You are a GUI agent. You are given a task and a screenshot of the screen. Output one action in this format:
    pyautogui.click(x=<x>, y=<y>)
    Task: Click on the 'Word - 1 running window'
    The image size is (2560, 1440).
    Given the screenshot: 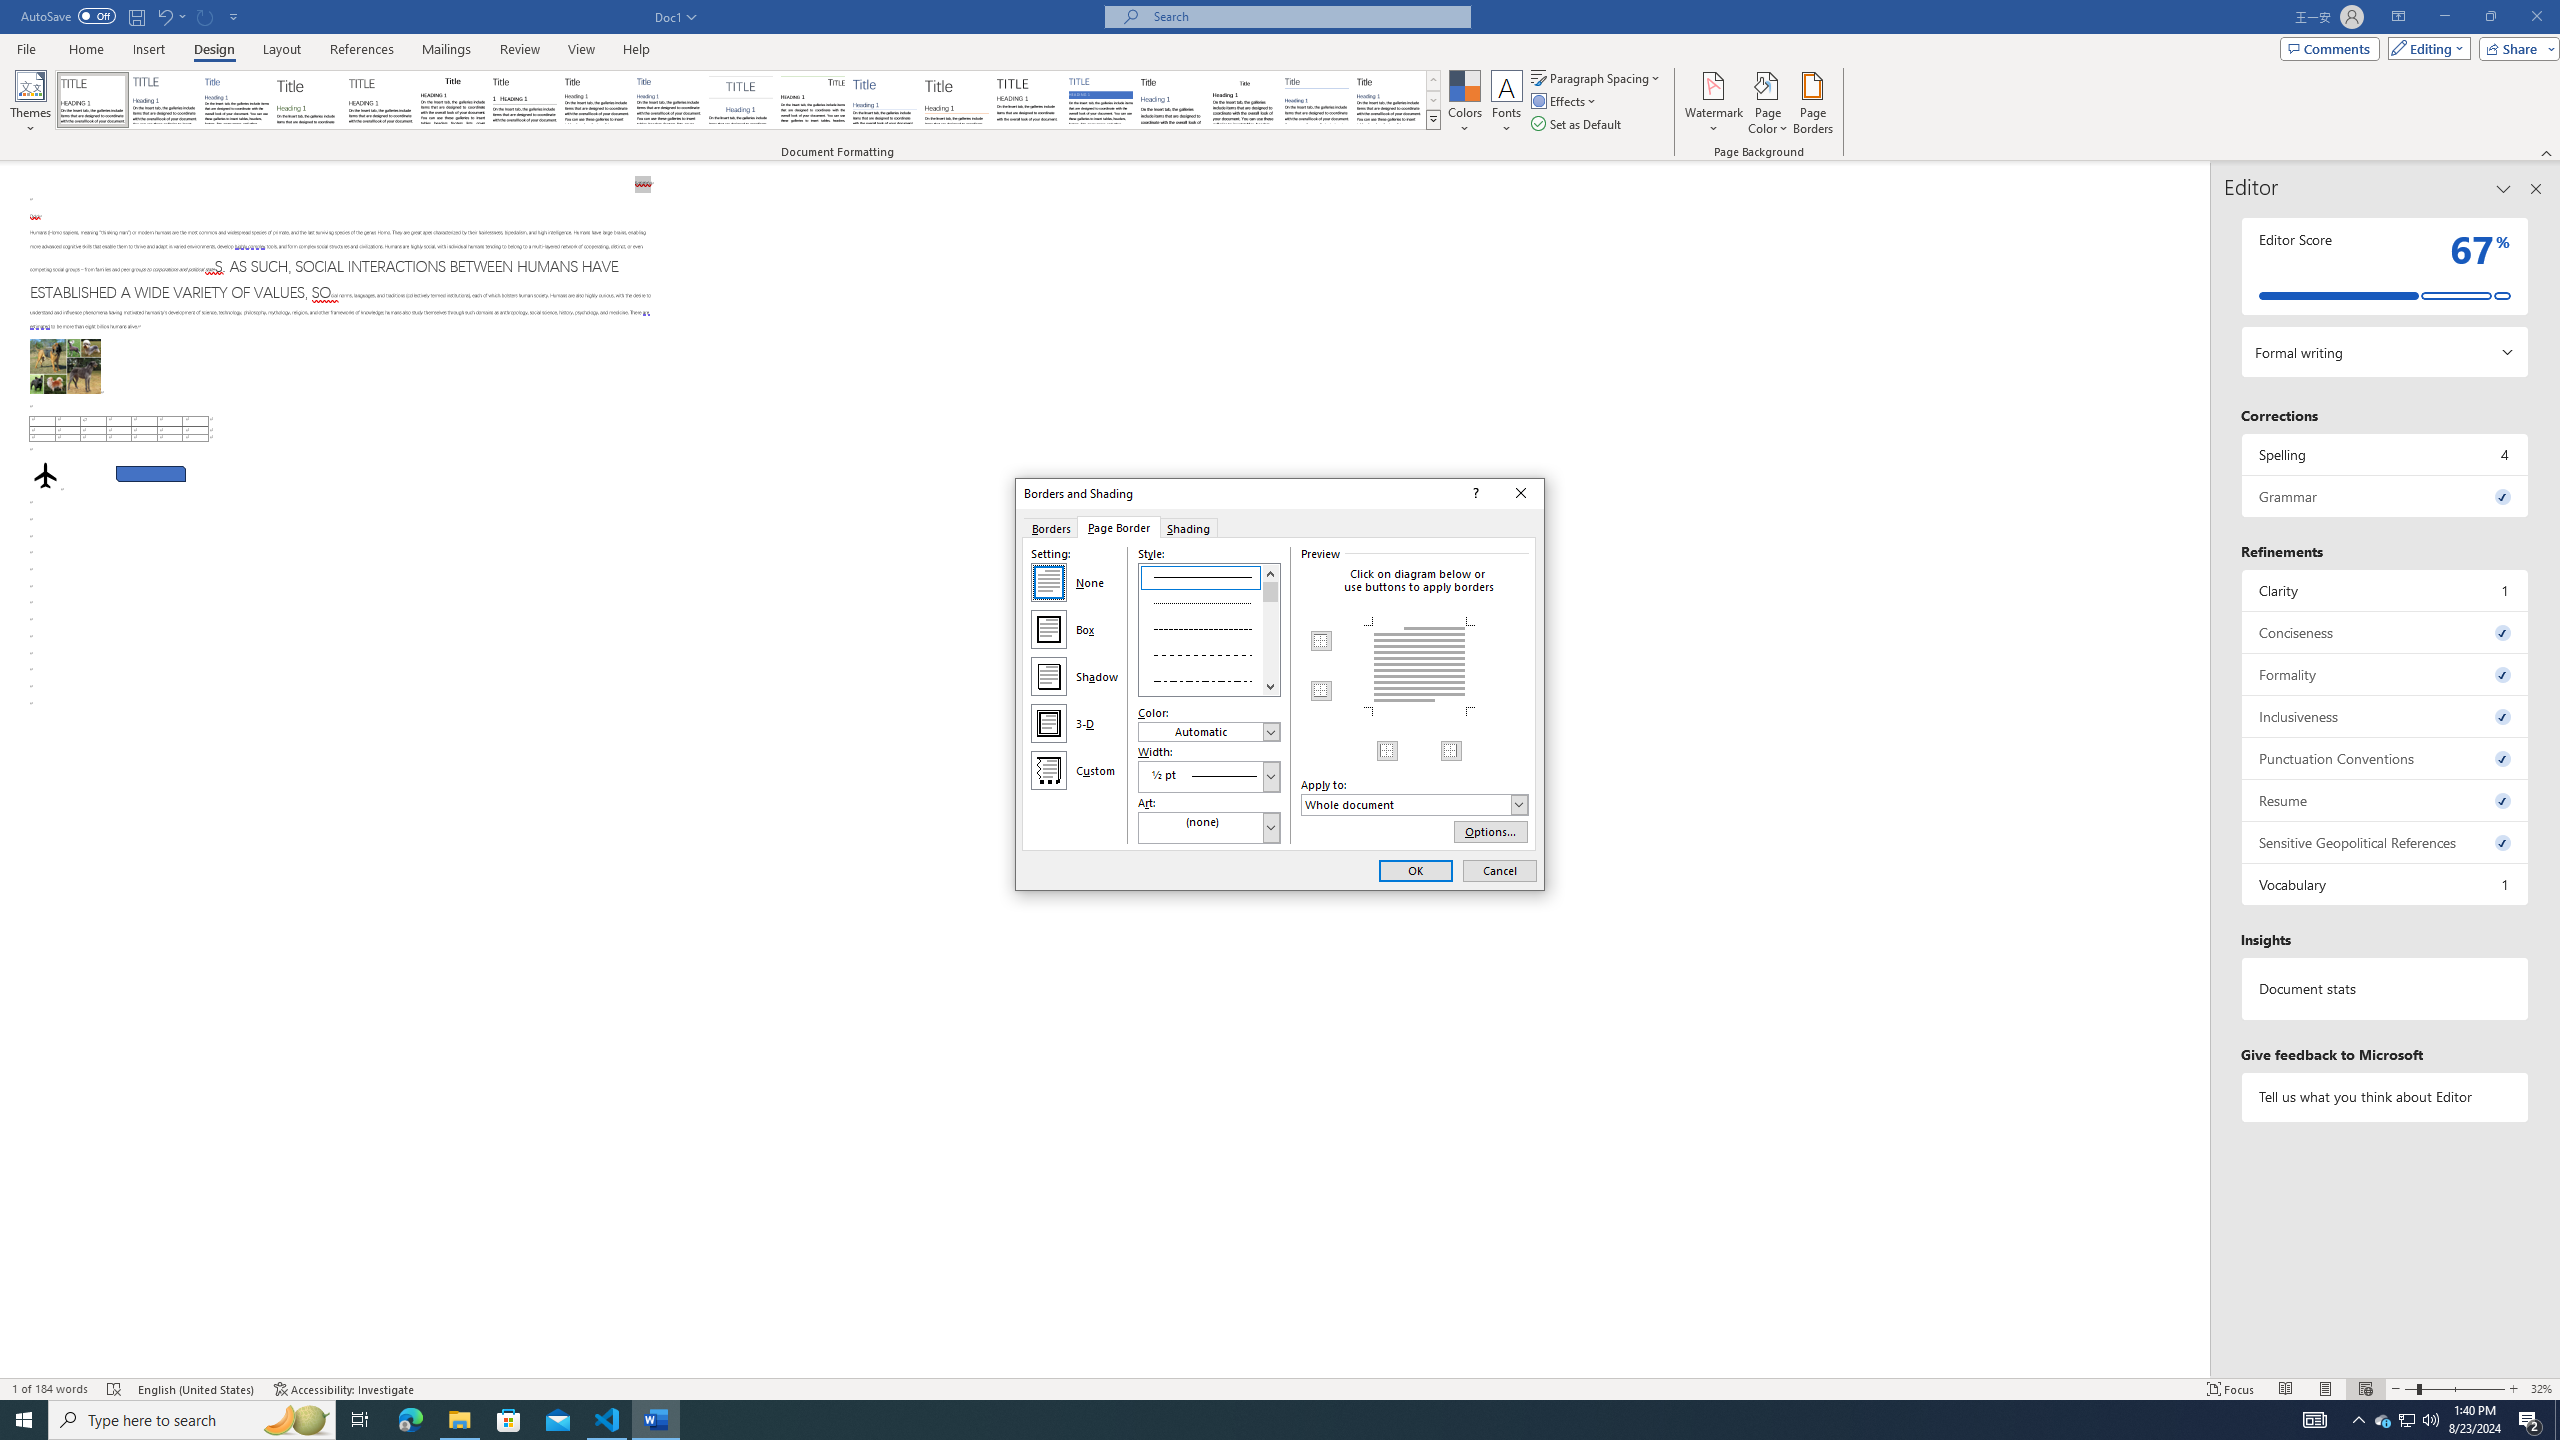 What is the action you would take?
    pyautogui.click(x=656, y=1418)
    